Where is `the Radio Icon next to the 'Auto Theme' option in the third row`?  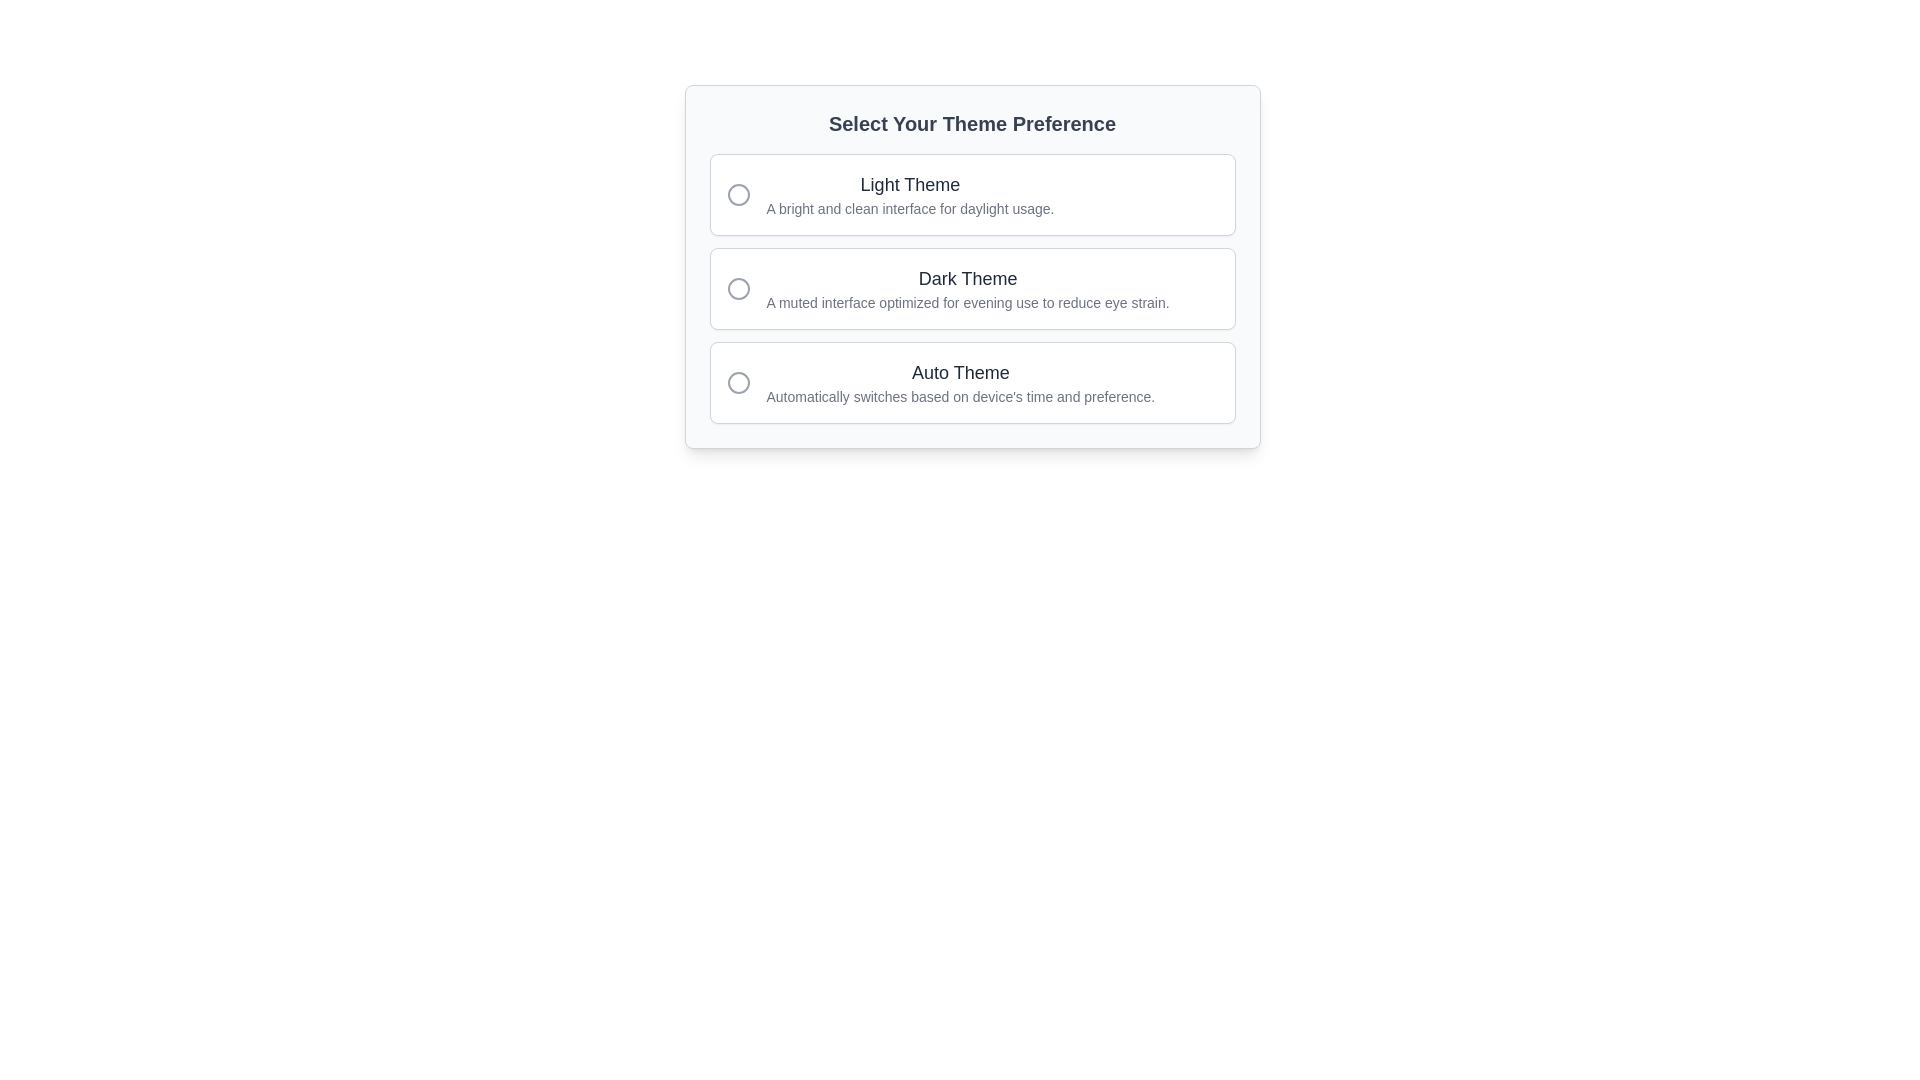 the Radio Icon next to the 'Auto Theme' option in the third row is located at coordinates (737, 382).